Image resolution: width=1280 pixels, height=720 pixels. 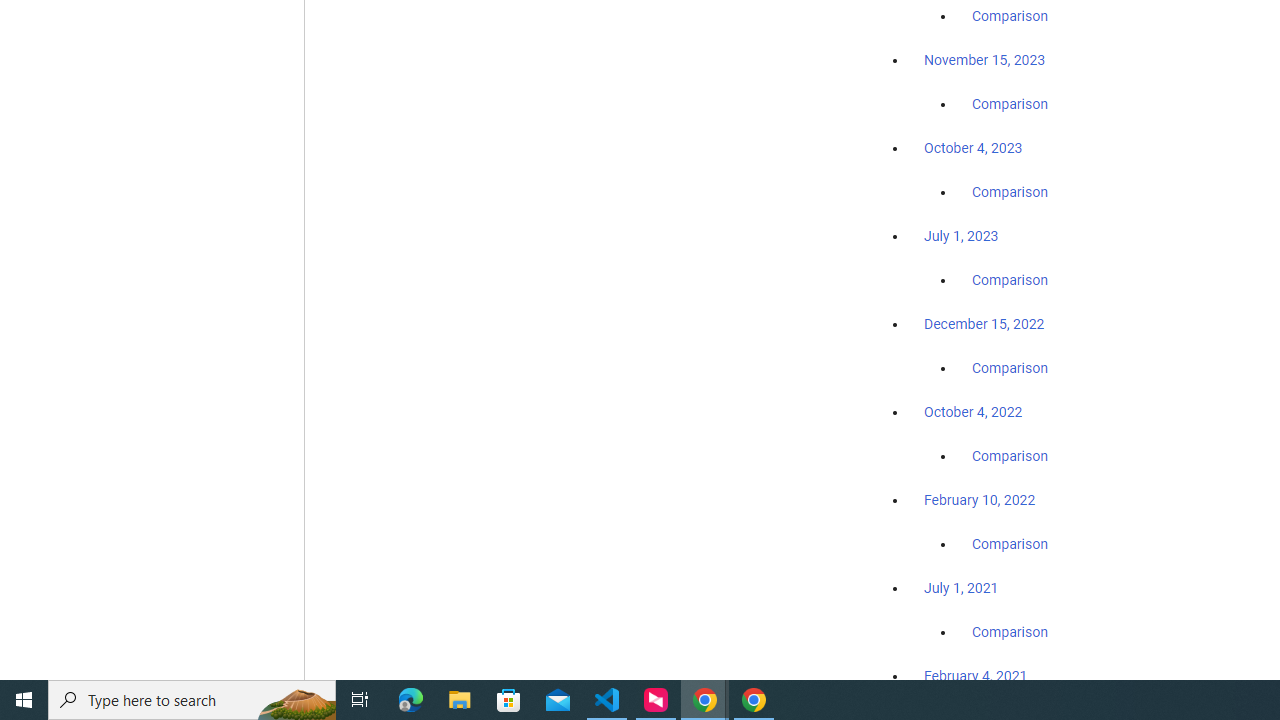 I want to click on 'July 1, 2023', so click(x=961, y=235).